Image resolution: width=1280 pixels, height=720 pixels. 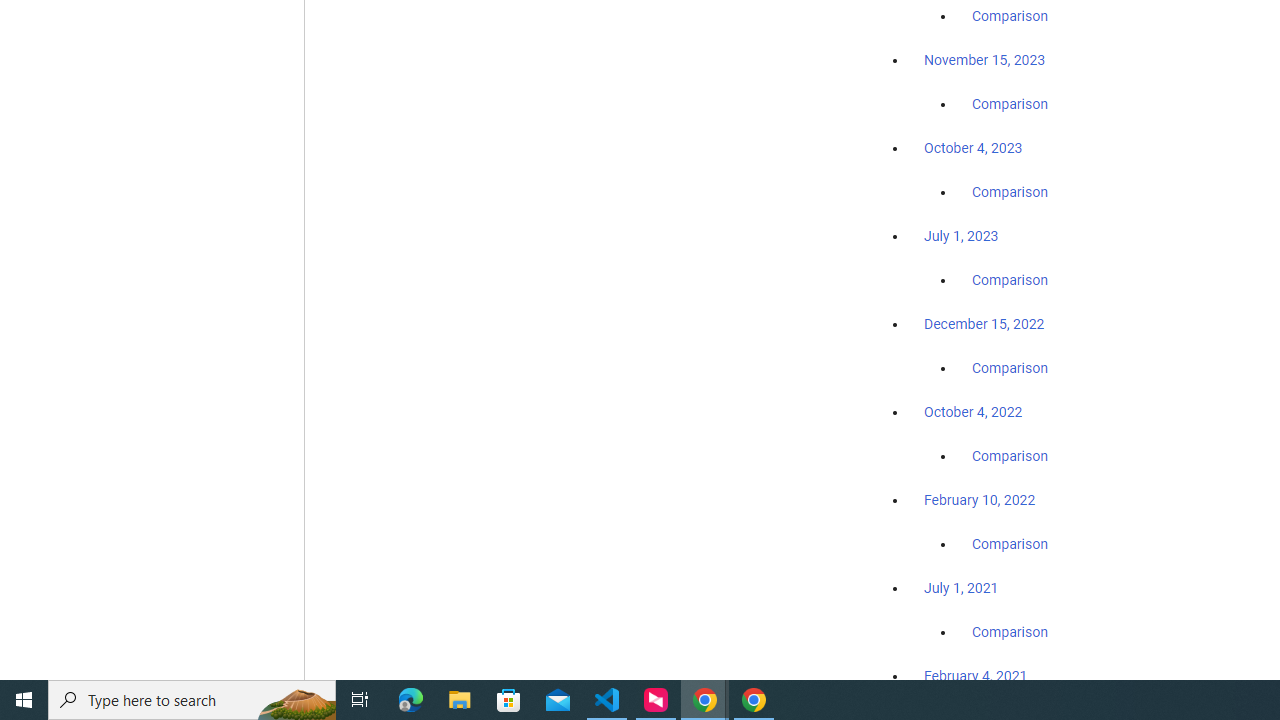 I want to click on 'July 1, 2023', so click(x=961, y=235).